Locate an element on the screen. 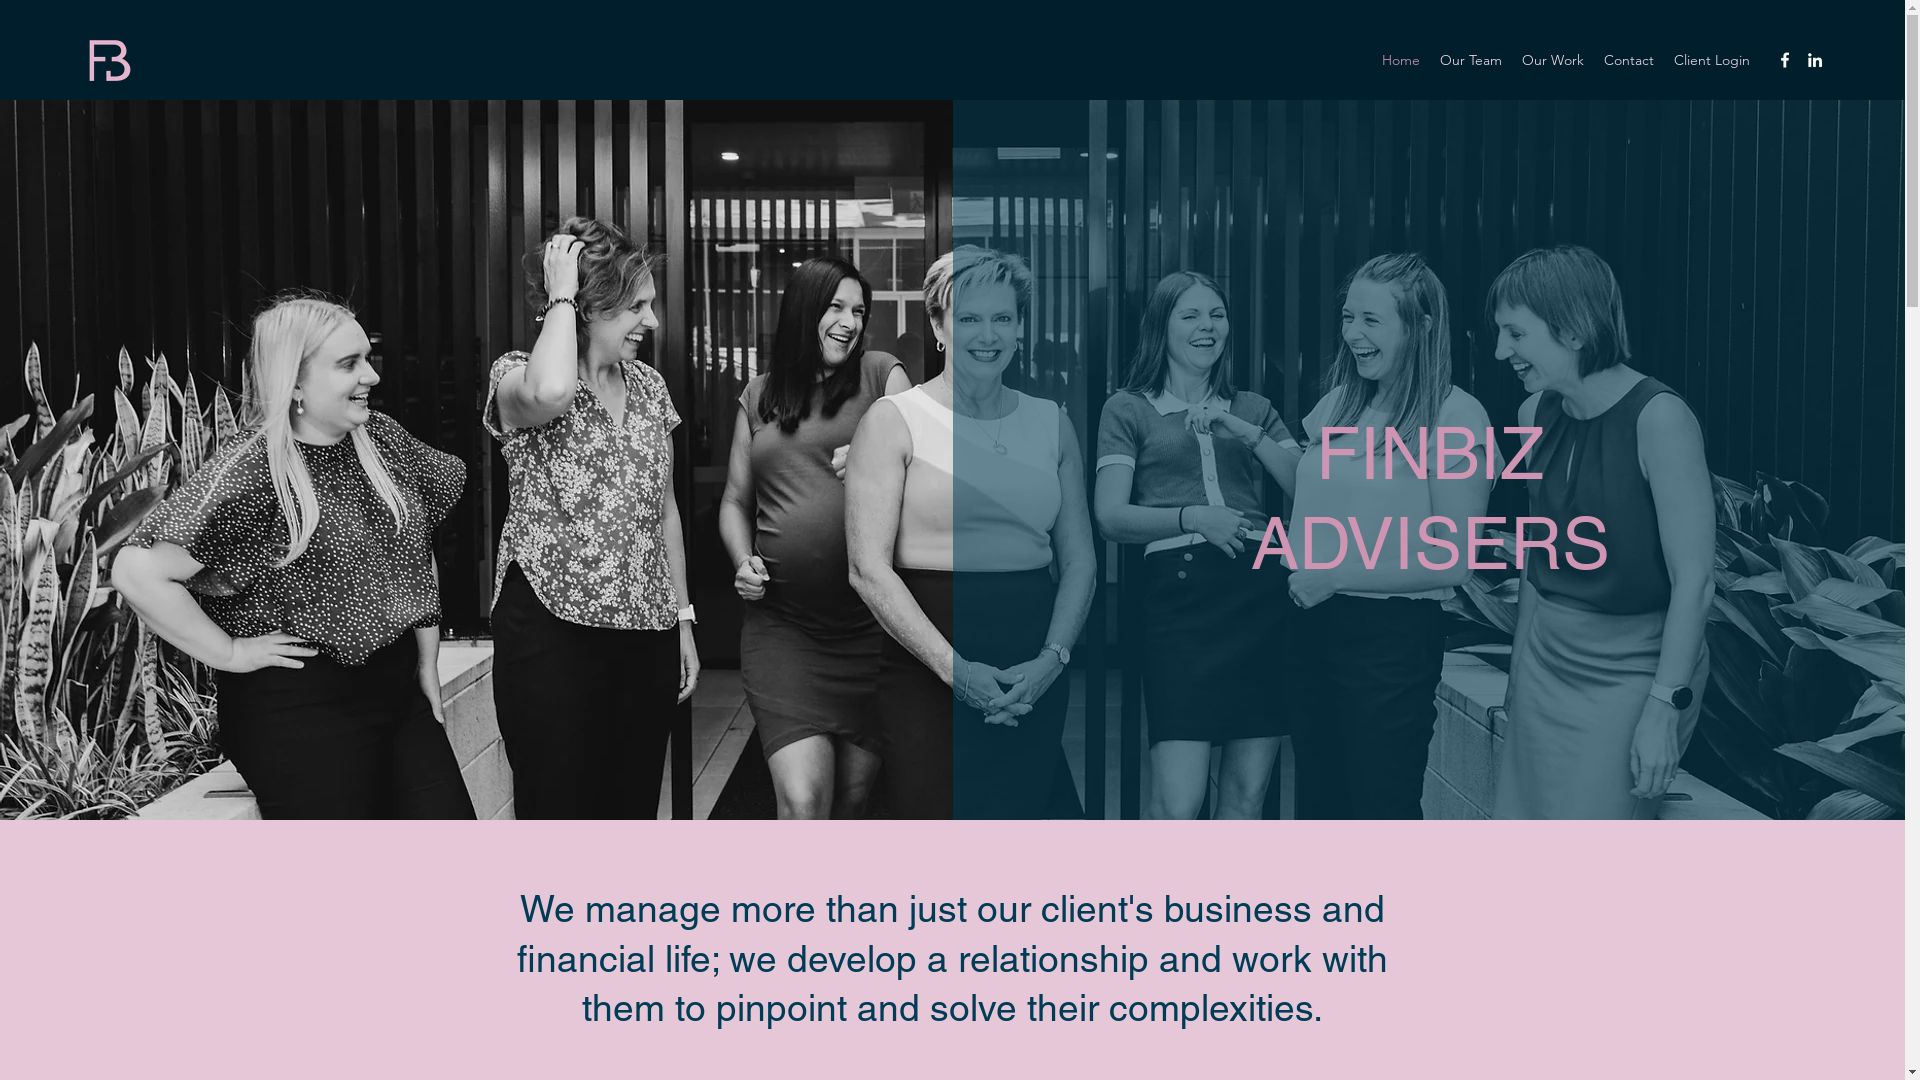  'Home' is located at coordinates (1400, 59).